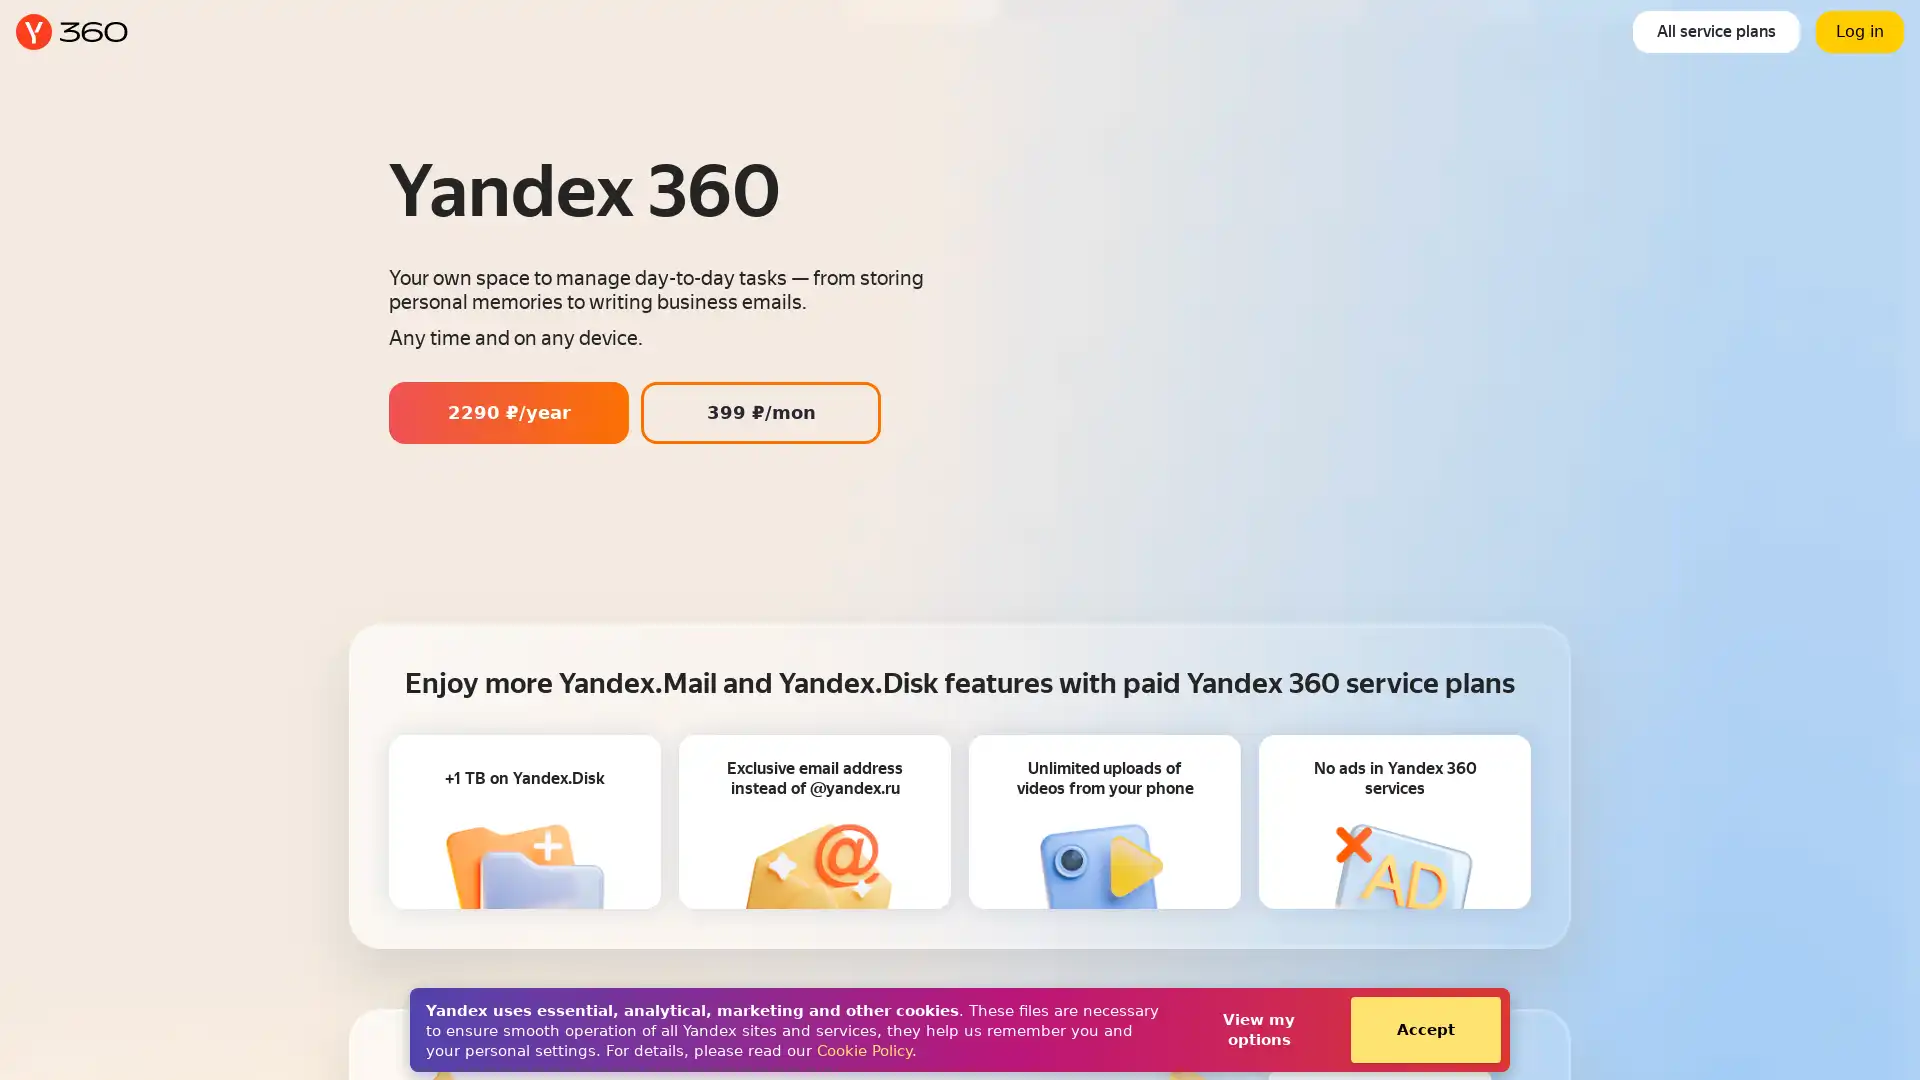  I want to click on Accept, so click(1424, 1029).